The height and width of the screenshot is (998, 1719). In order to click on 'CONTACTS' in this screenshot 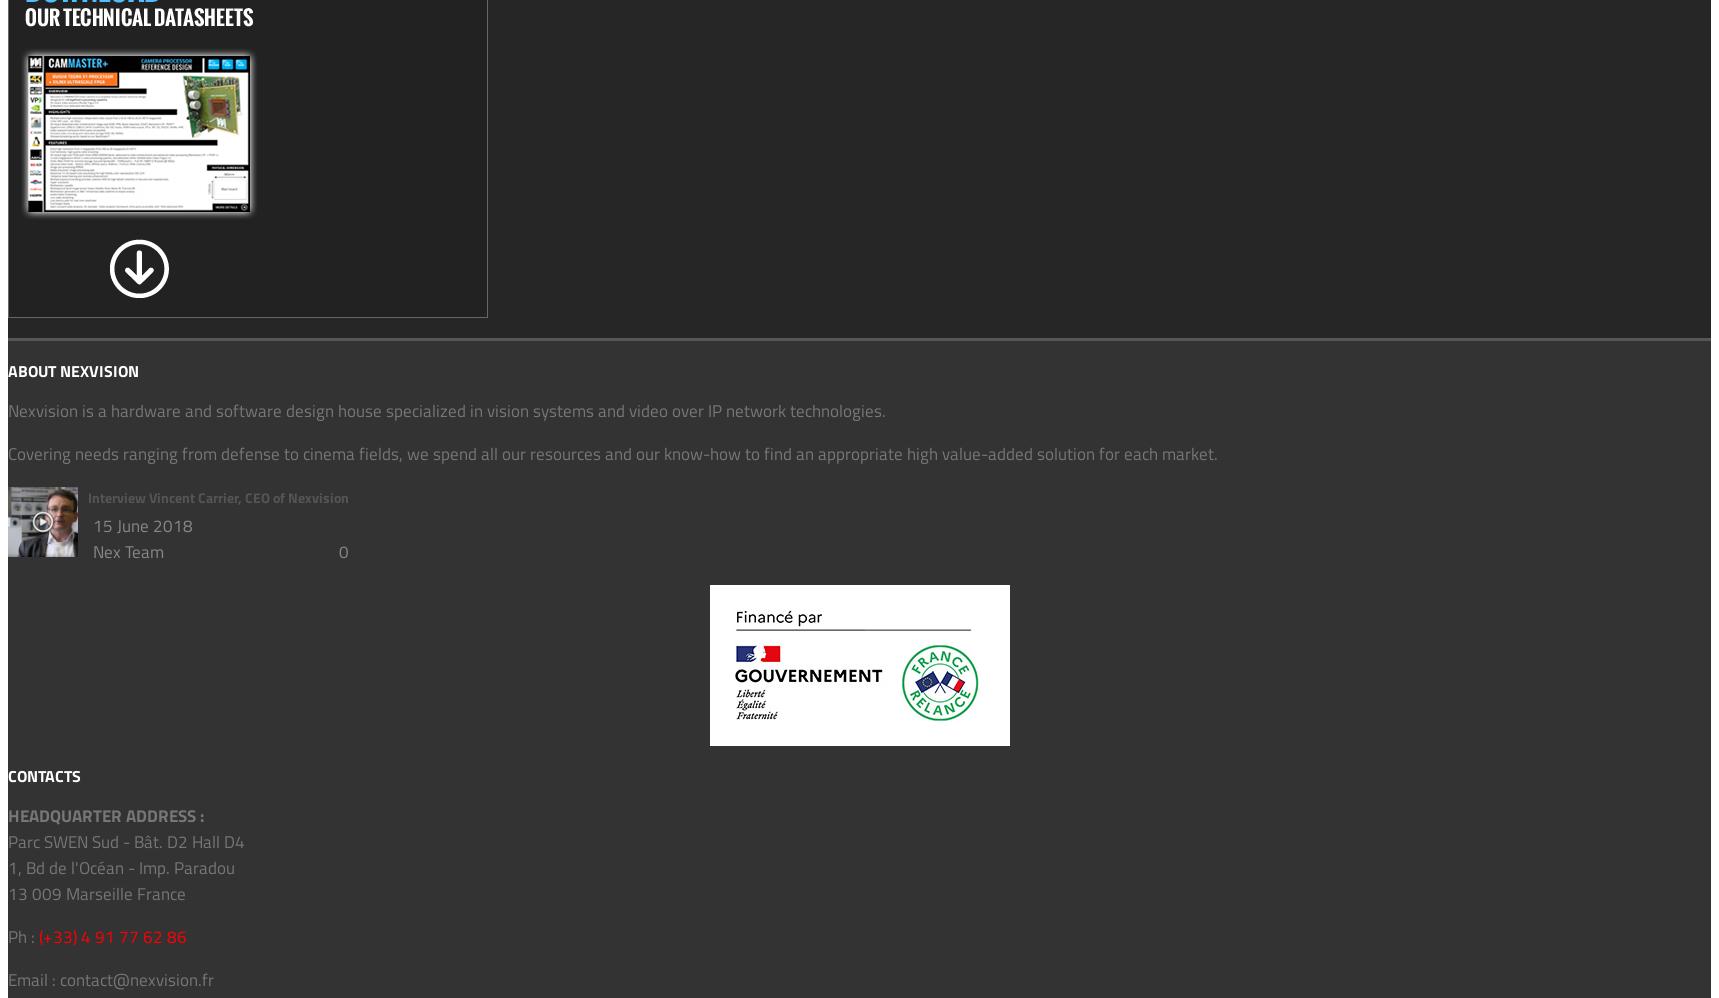, I will do `click(43, 774)`.